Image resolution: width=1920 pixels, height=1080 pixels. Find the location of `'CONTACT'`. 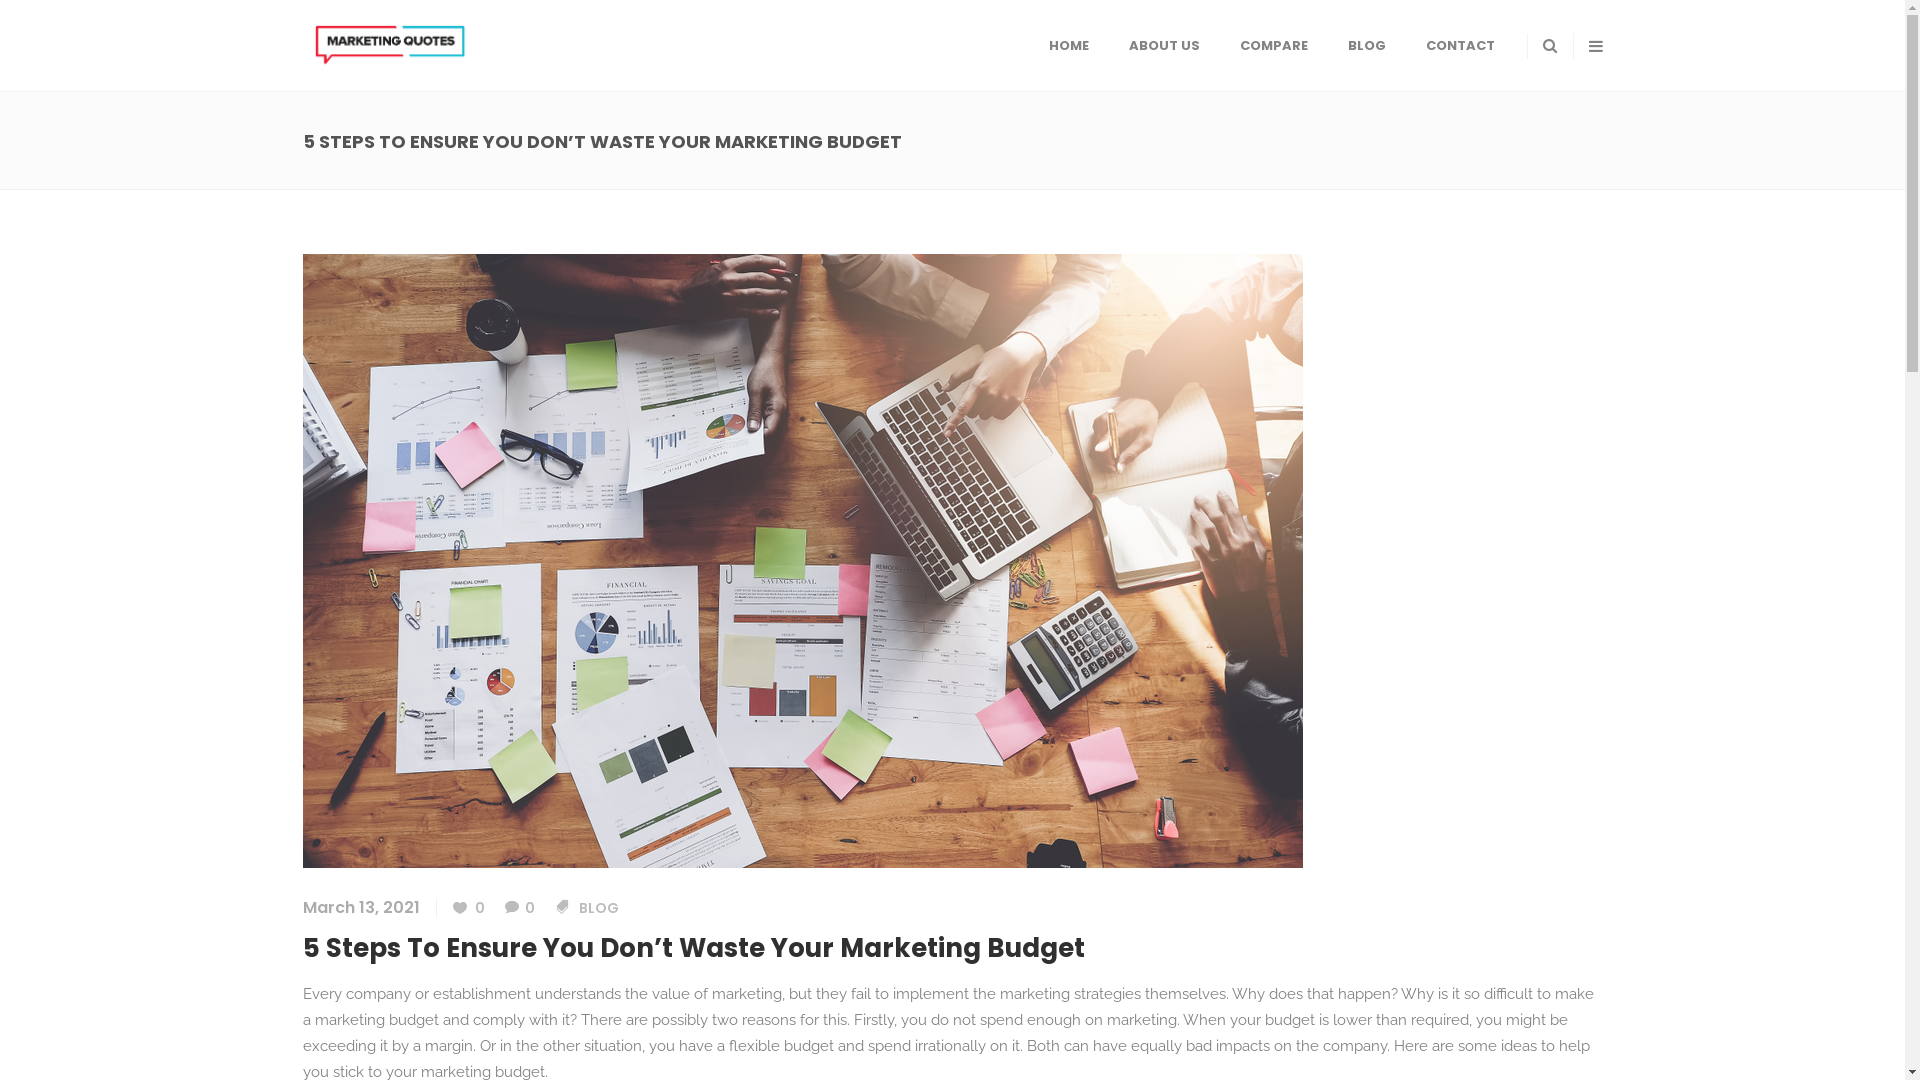

'CONTACT' is located at coordinates (1460, 45).